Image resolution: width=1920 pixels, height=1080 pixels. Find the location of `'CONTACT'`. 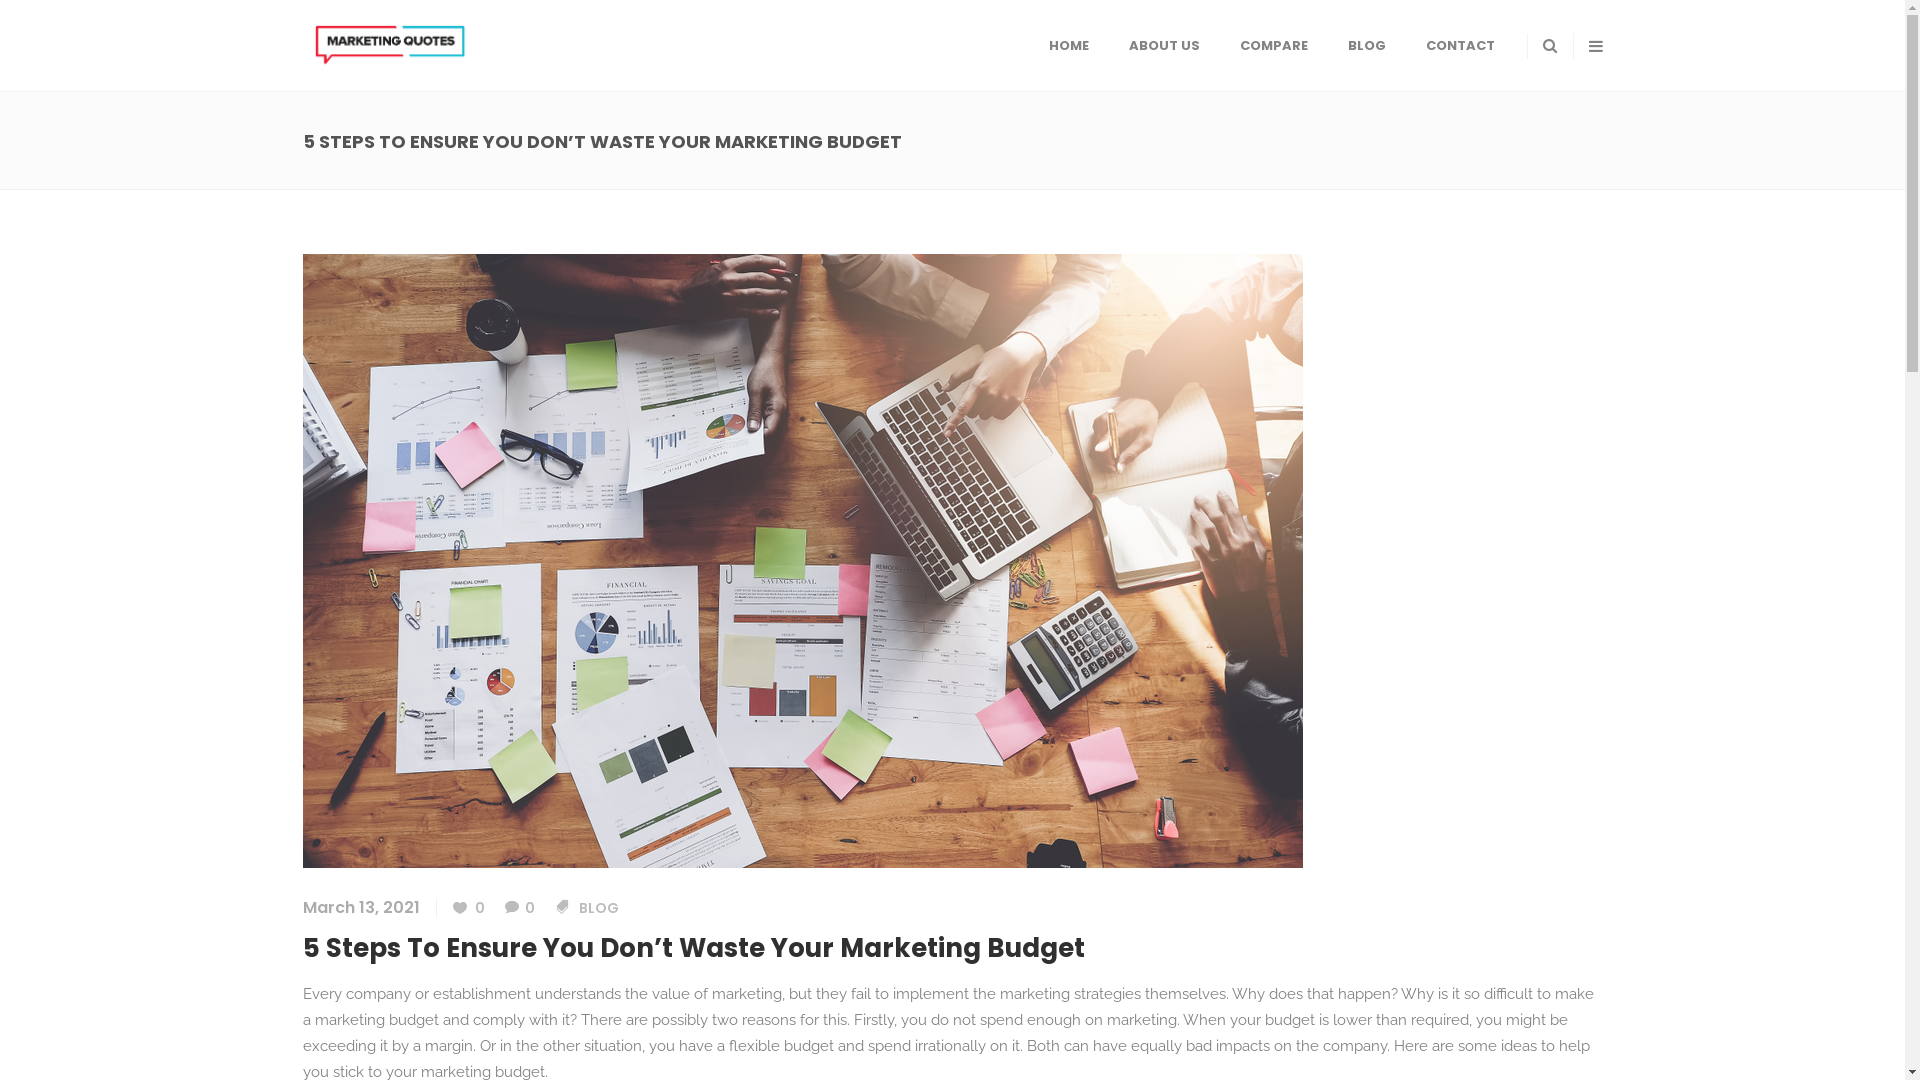

'CONTACT' is located at coordinates (1460, 45).